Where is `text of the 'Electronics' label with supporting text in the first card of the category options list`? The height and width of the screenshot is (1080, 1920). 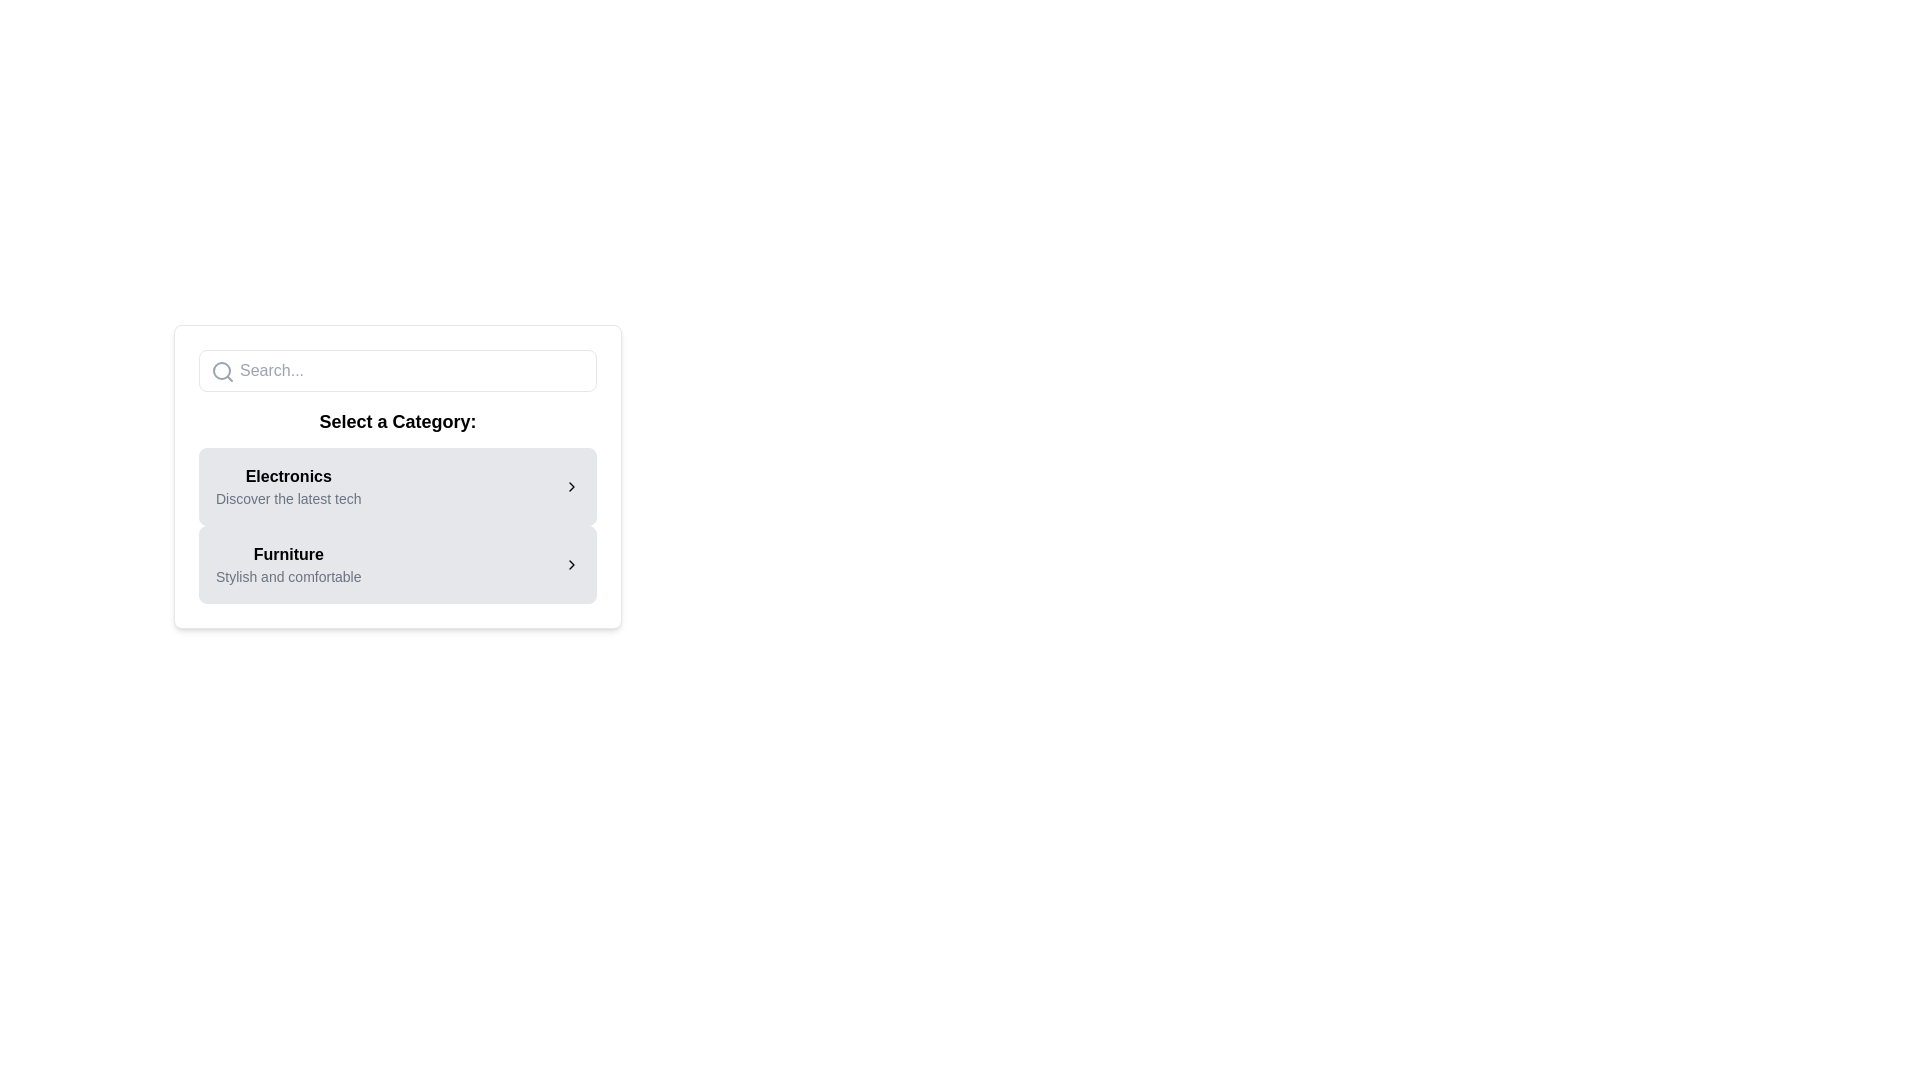 text of the 'Electronics' label with supporting text in the first card of the category options list is located at coordinates (287, 486).